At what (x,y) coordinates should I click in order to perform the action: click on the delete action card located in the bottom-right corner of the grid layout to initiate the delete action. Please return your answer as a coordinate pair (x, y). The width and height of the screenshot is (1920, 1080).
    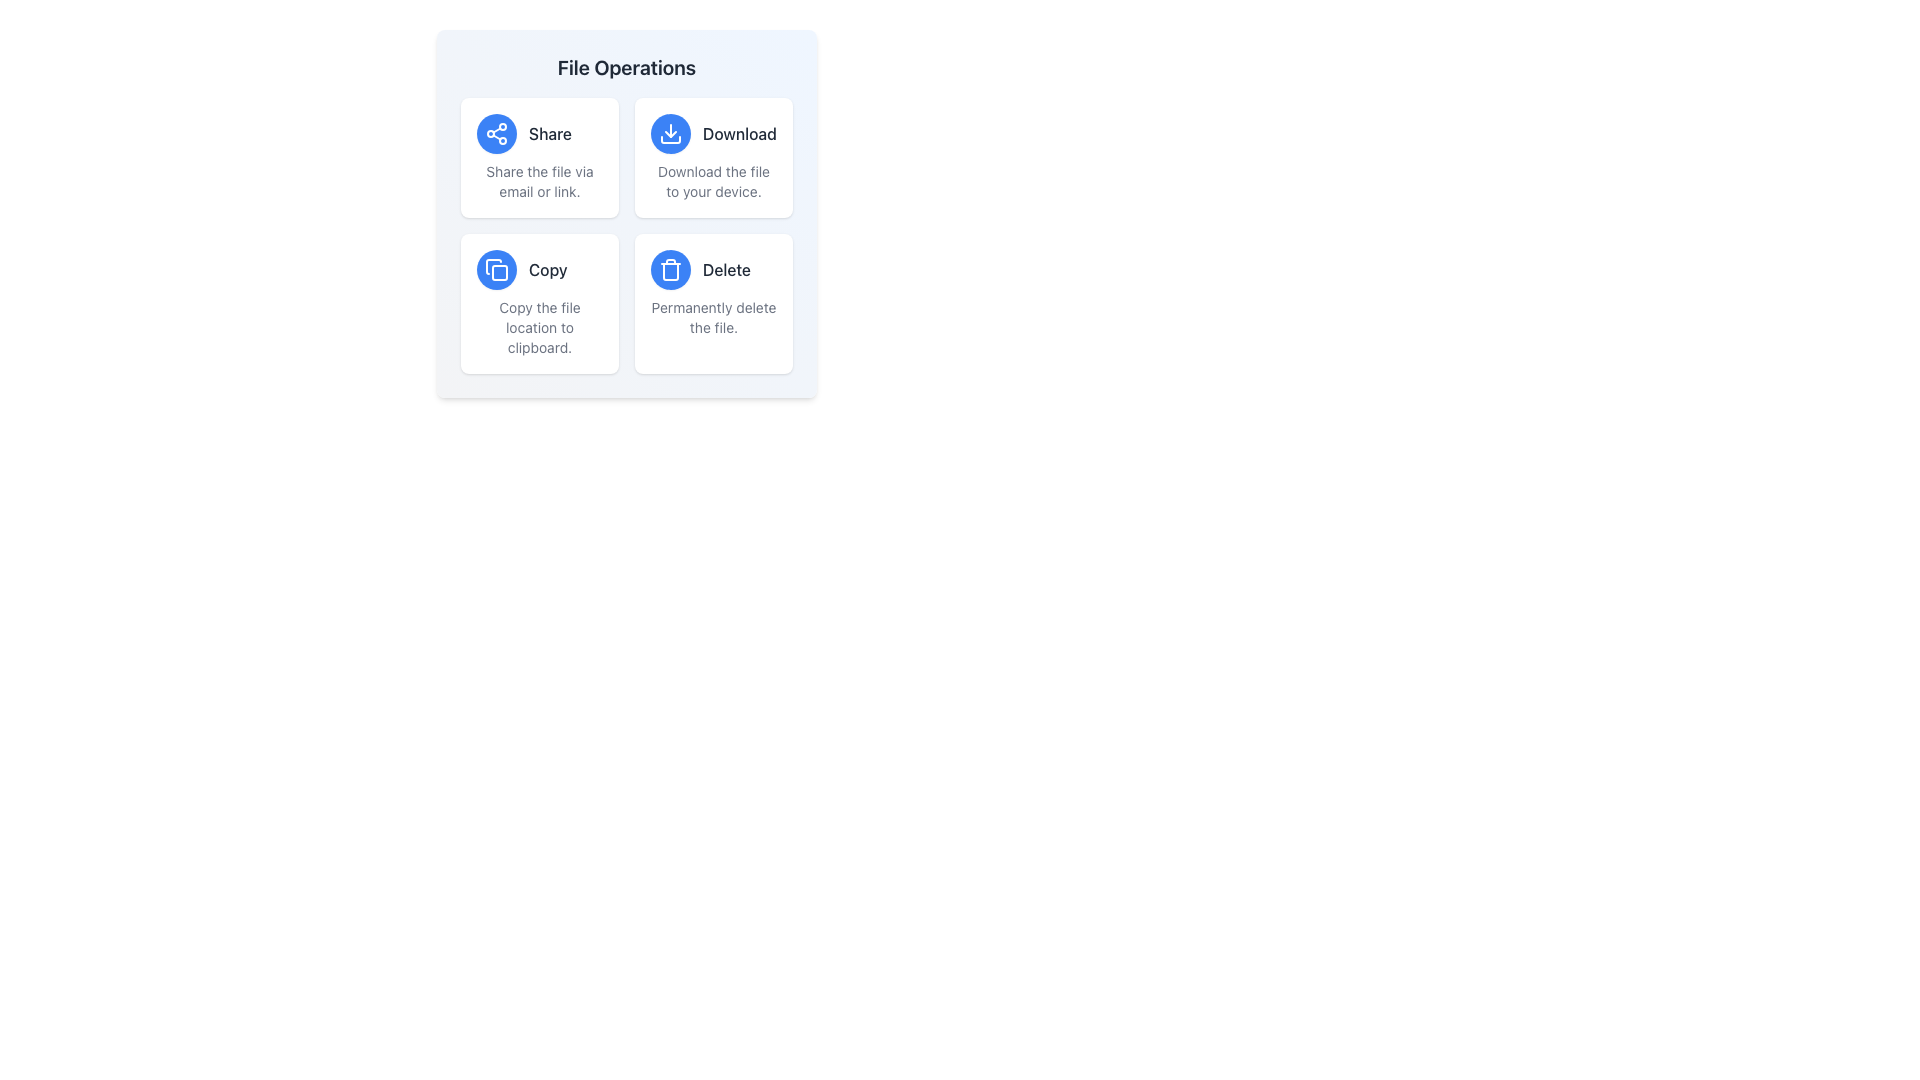
    Looking at the image, I should click on (714, 304).